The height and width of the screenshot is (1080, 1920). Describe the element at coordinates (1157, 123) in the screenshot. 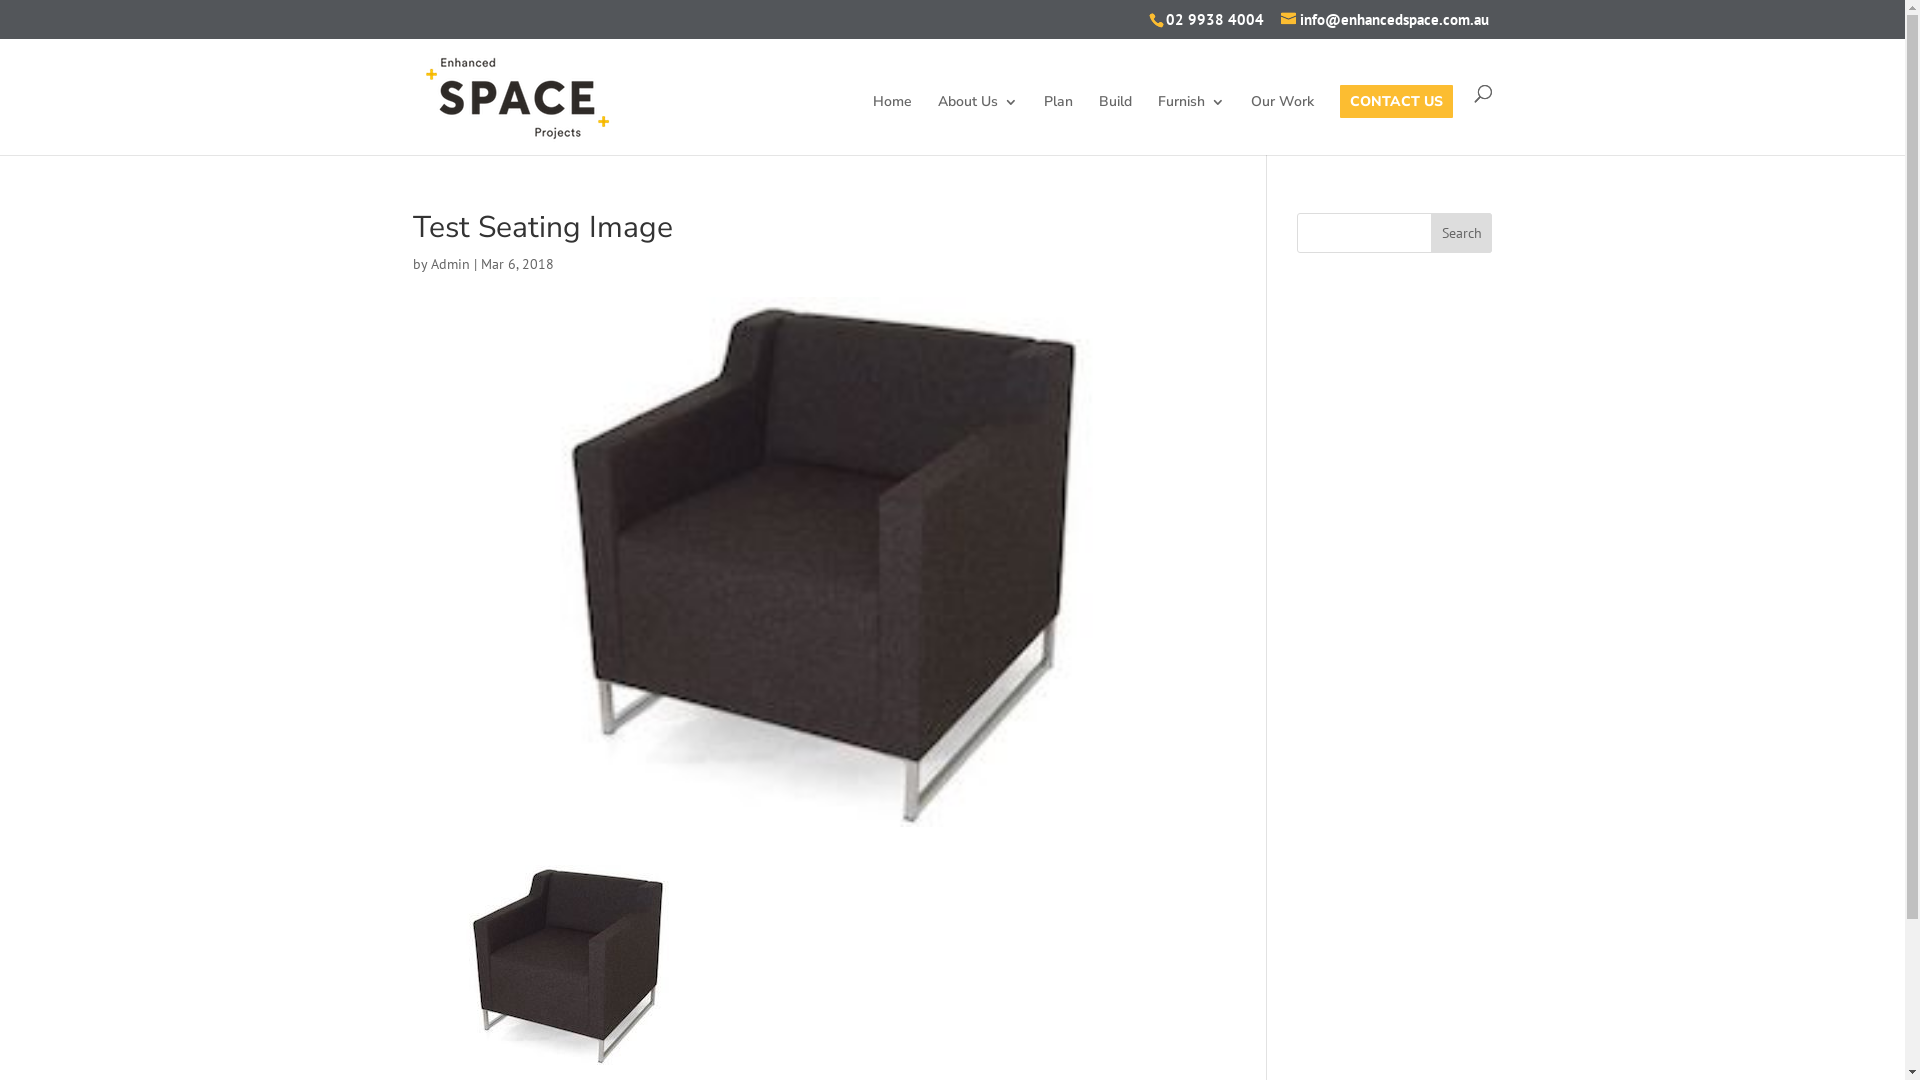

I see `'Furnish'` at that location.